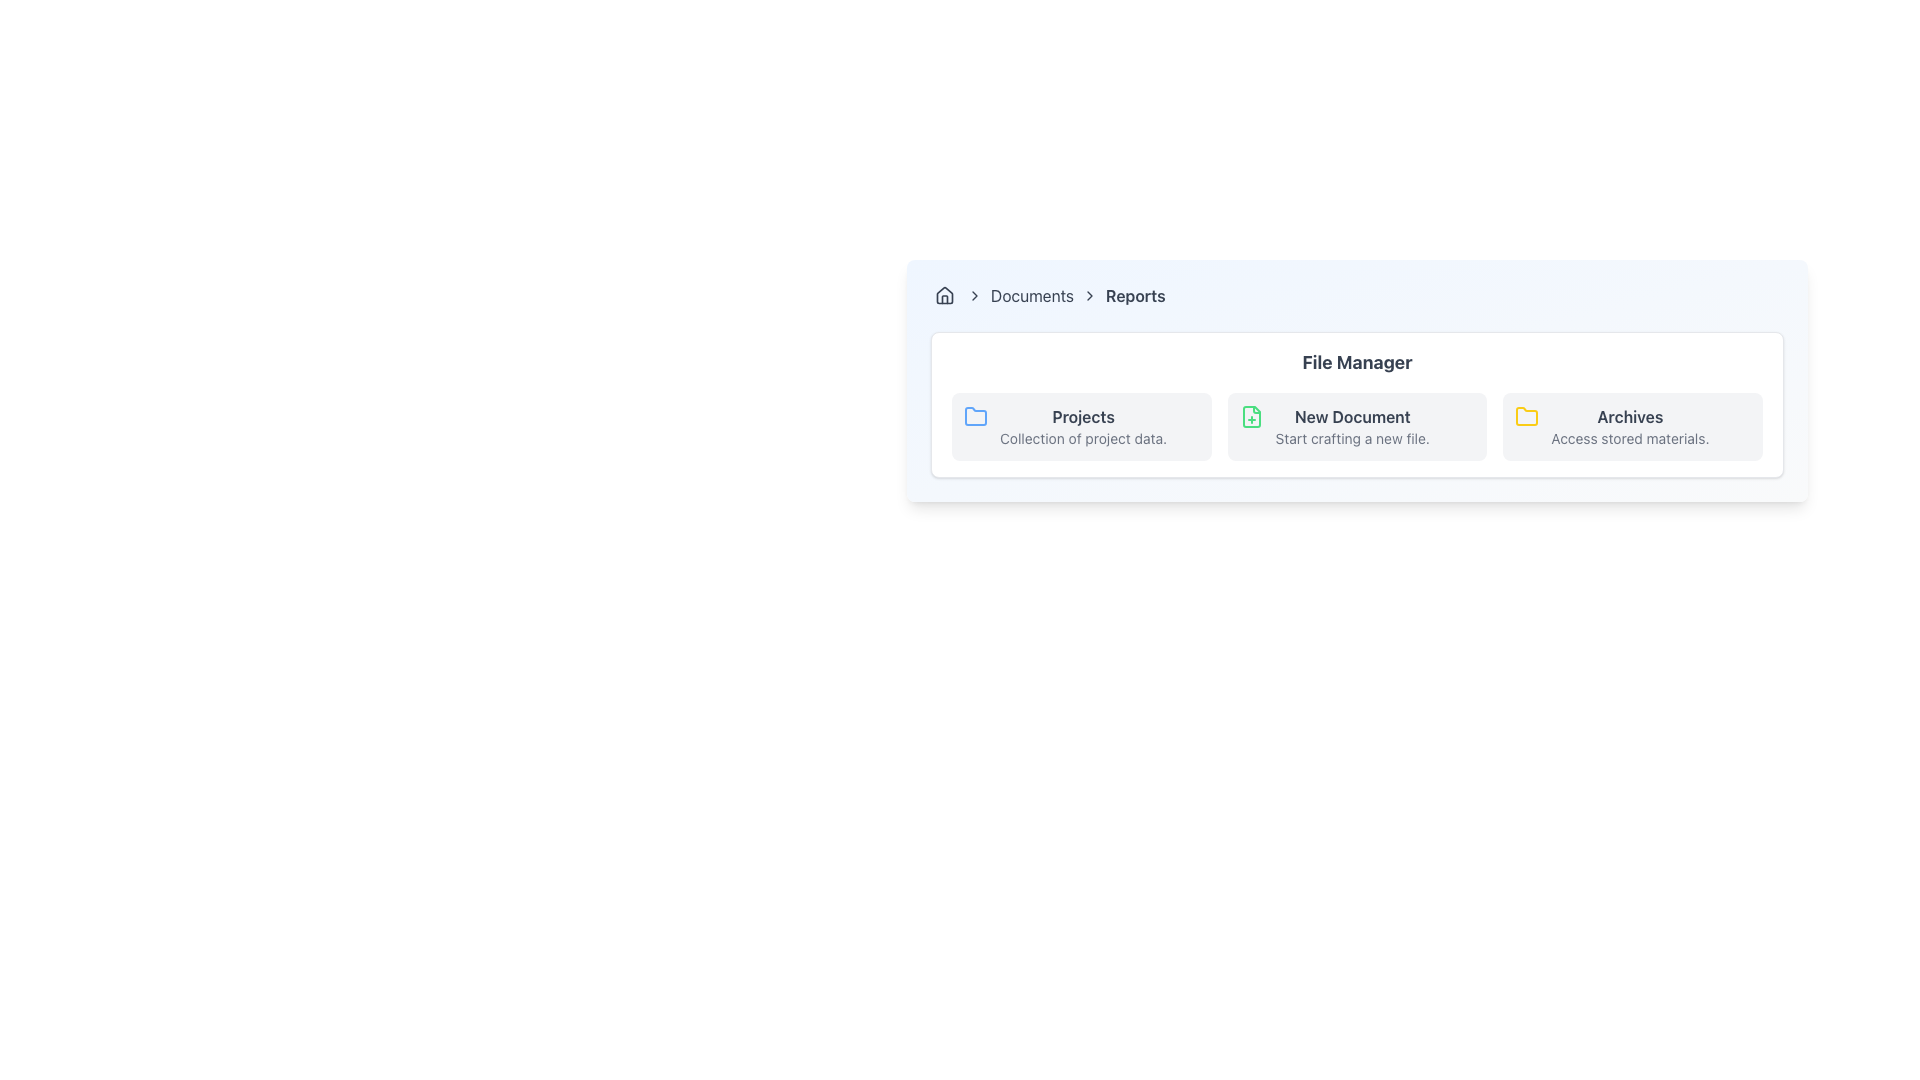 Image resolution: width=1920 pixels, height=1080 pixels. Describe the element at coordinates (1630, 415) in the screenshot. I see `the 'Archives' text label in the File Manager section to interact with related functionalities` at that location.